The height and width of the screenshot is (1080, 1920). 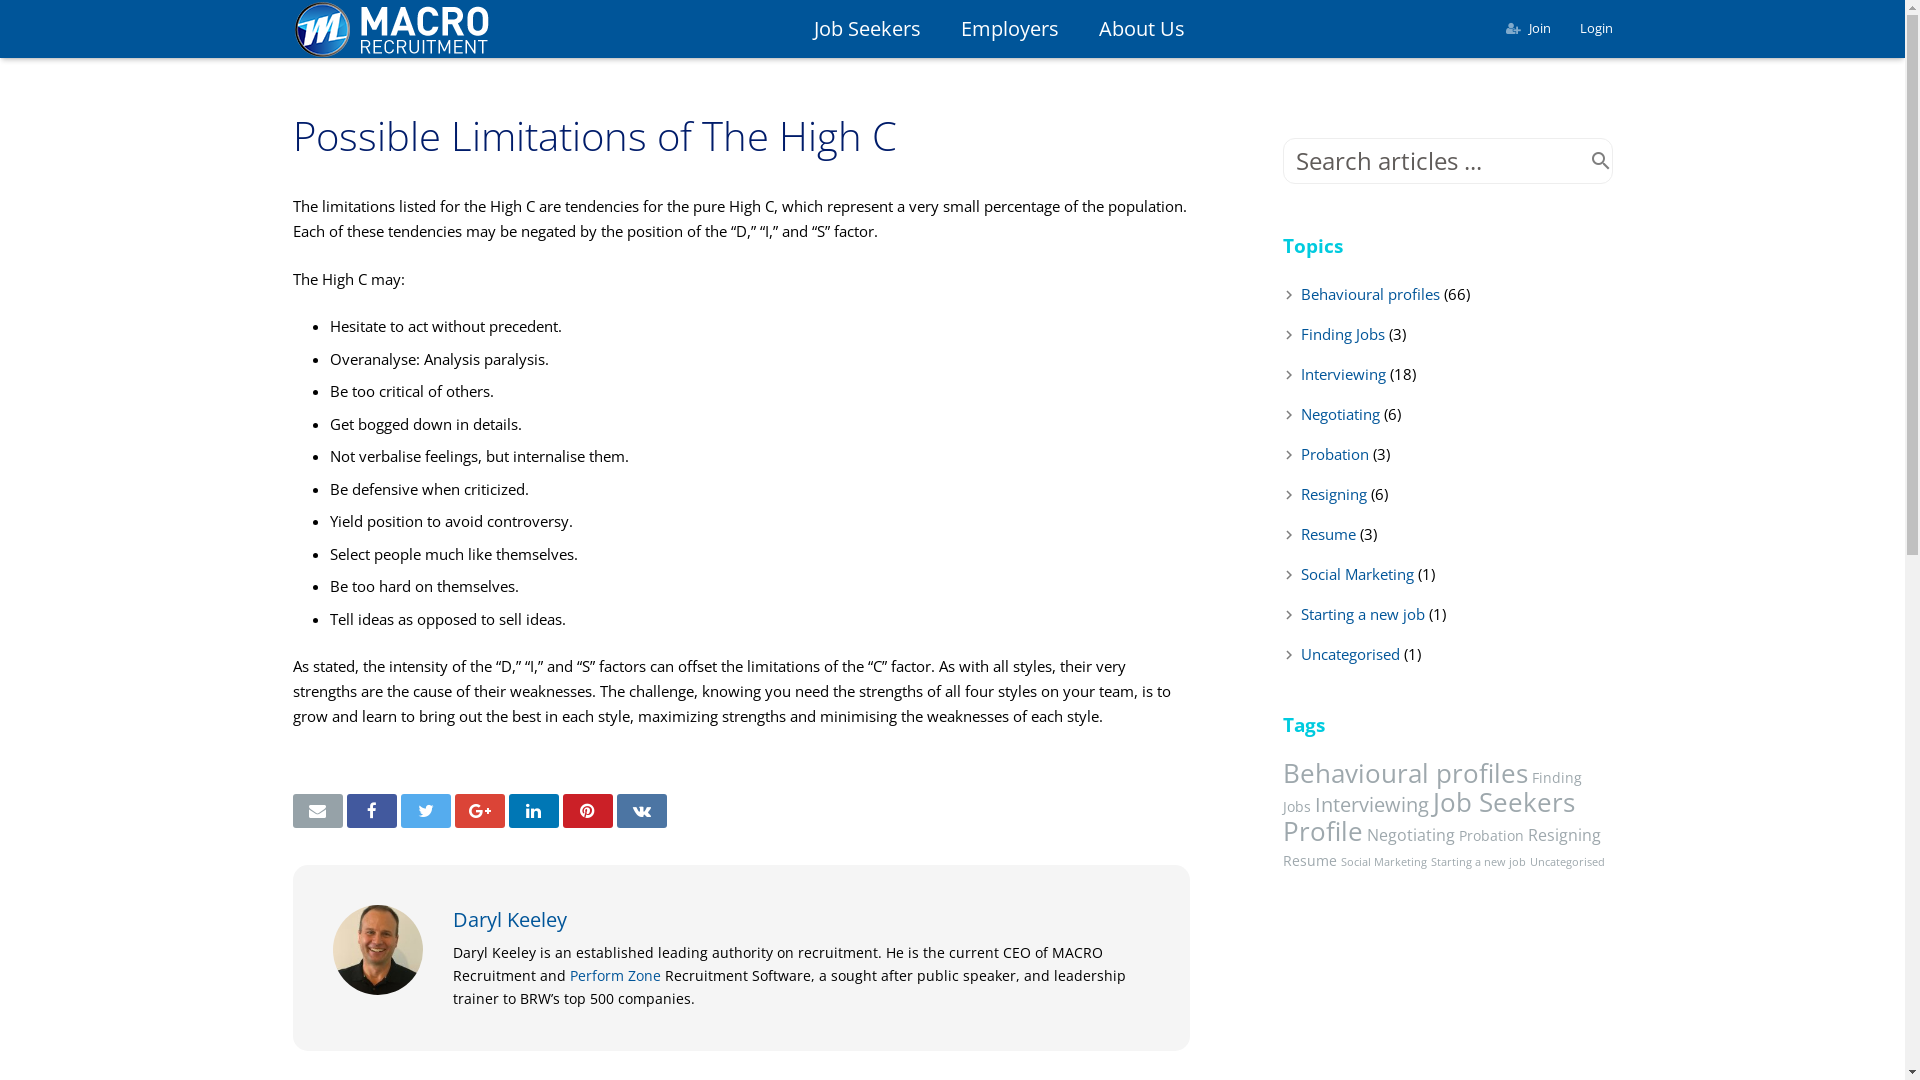 What do you see at coordinates (641, 810) in the screenshot?
I see `'Share this'` at bounding box center [641, 810].